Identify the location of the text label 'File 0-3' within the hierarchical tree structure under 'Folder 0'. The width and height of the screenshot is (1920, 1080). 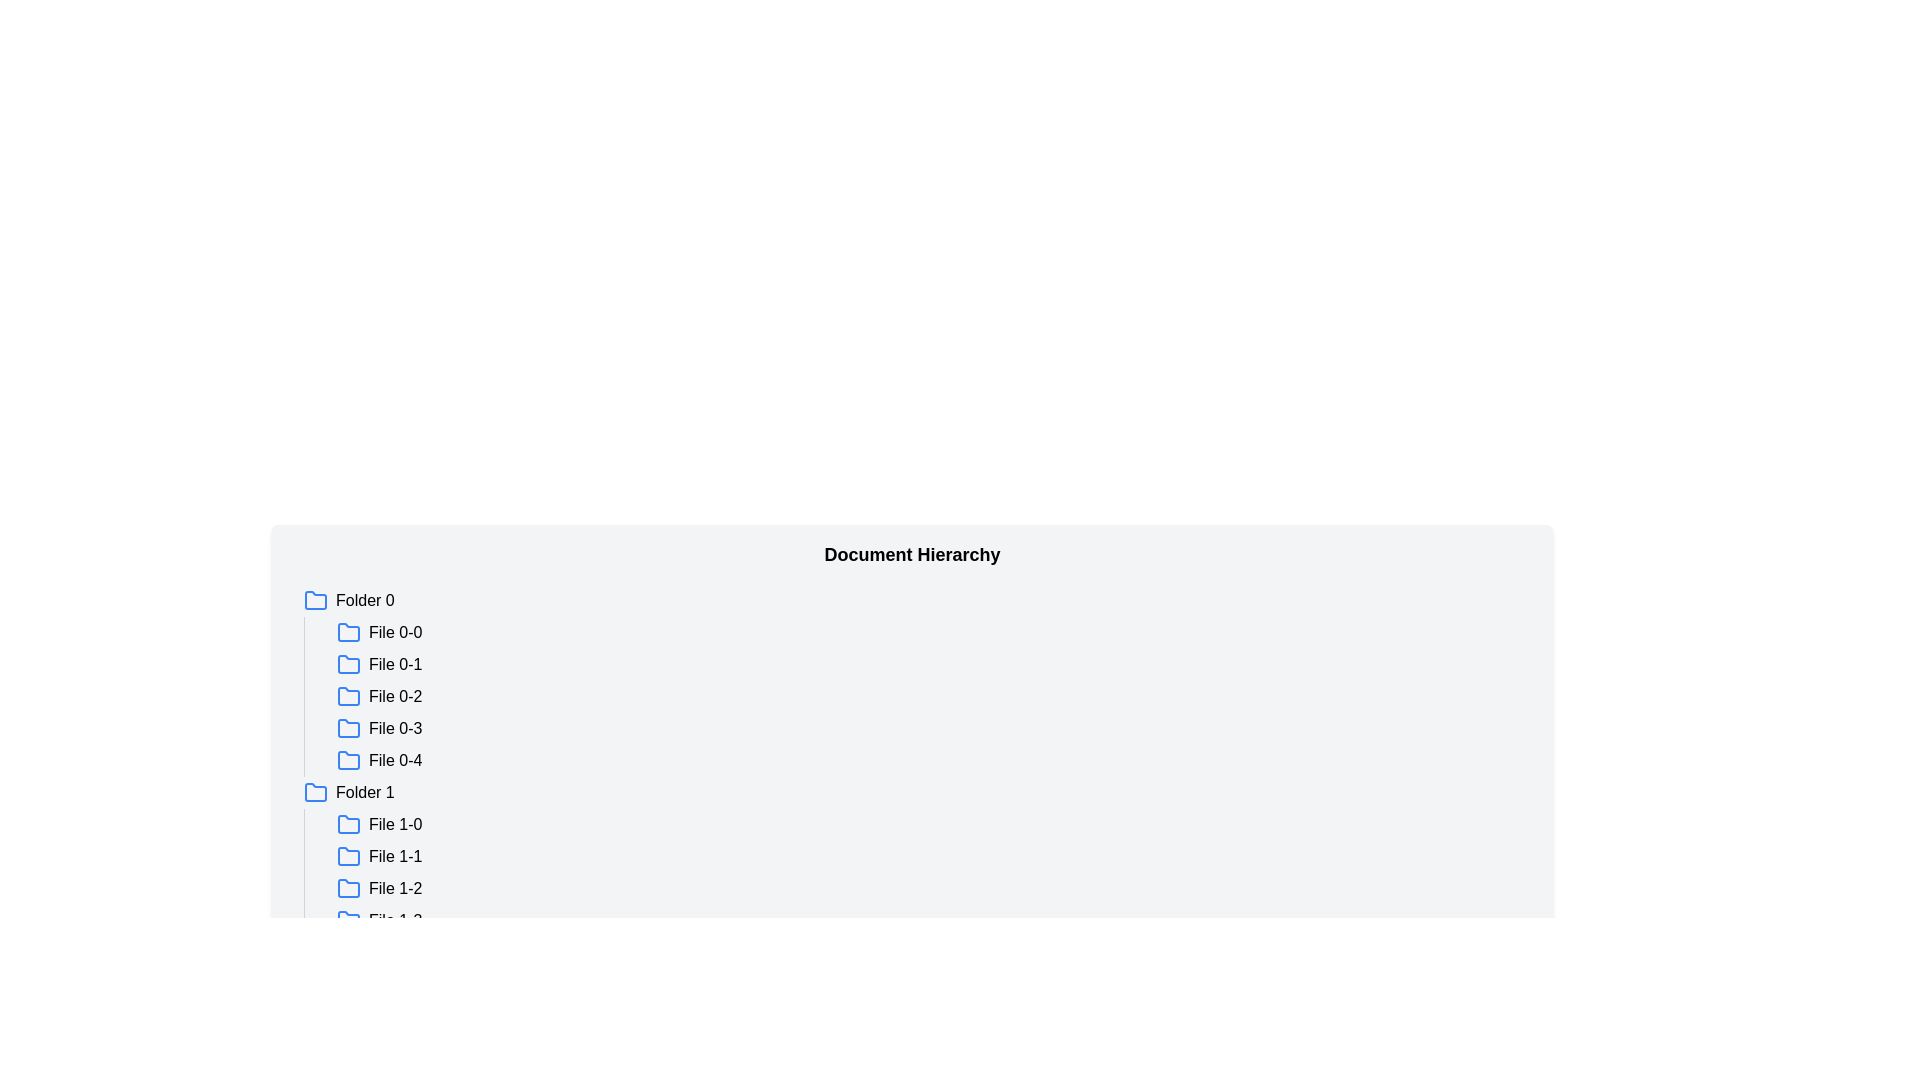
(395, 729).